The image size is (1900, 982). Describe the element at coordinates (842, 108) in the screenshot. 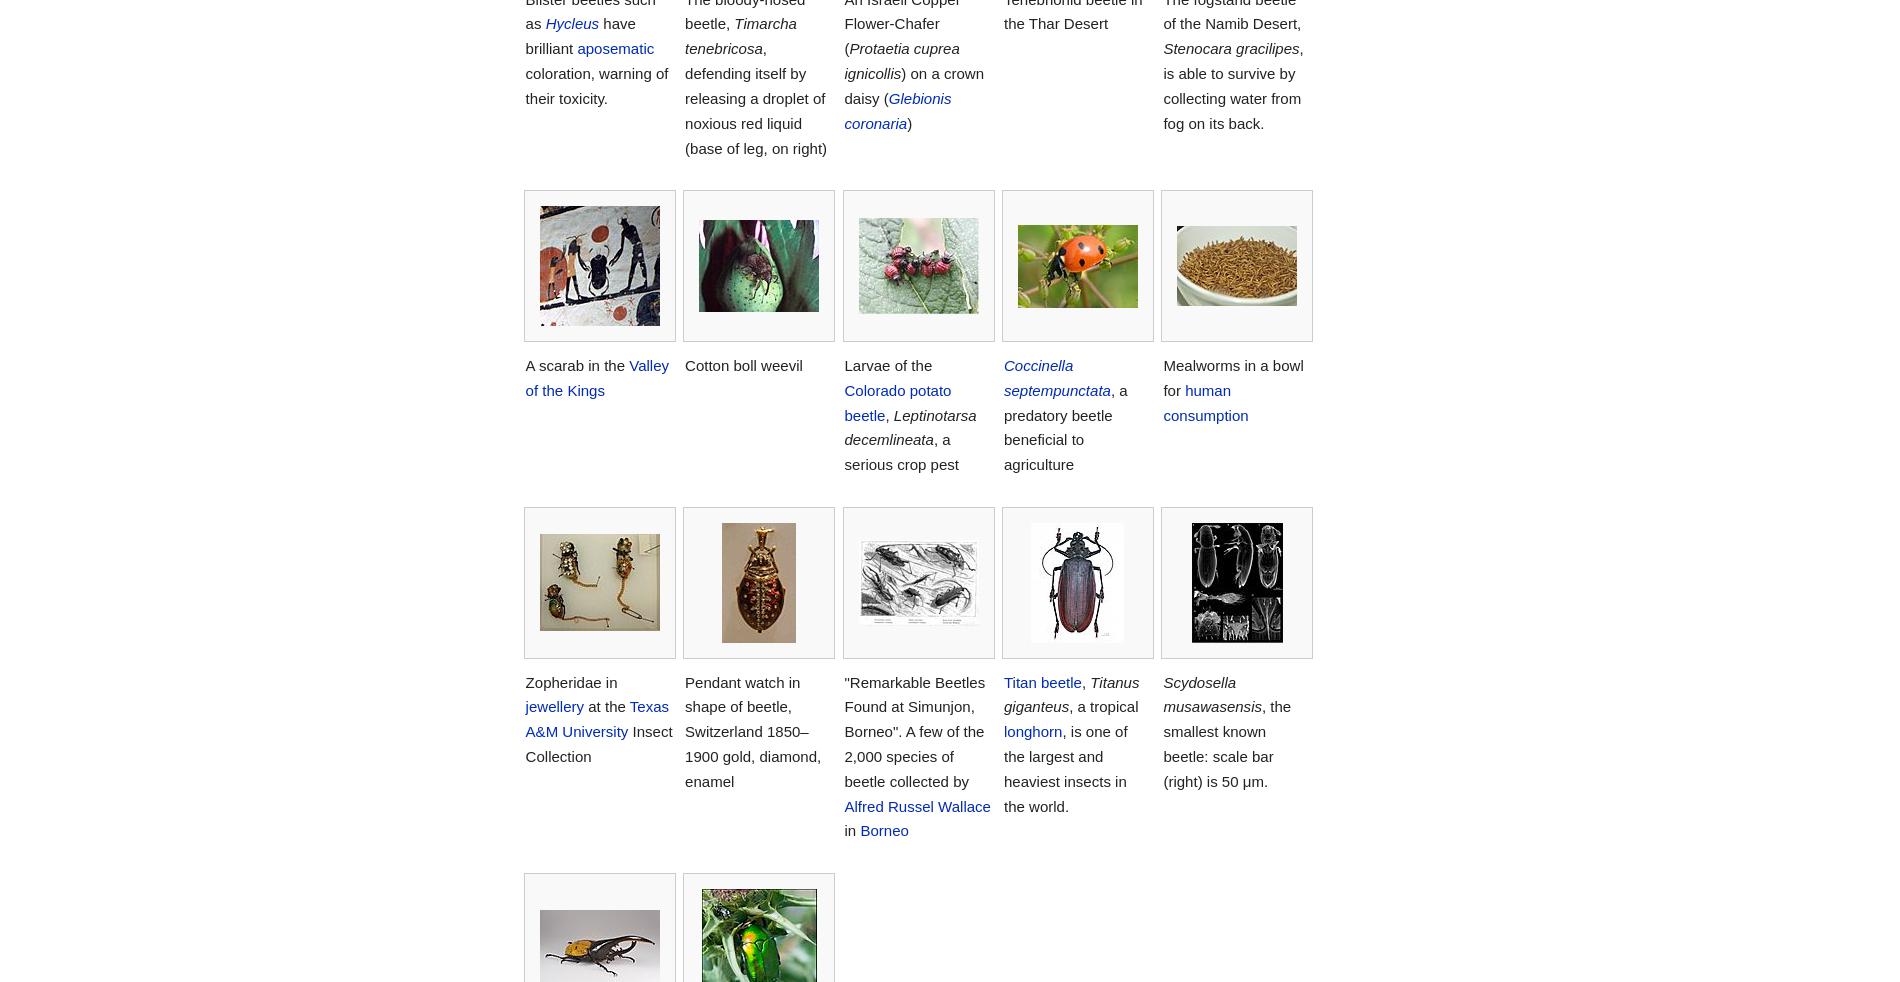

I see `'Glebionis coronaria'` at that location.